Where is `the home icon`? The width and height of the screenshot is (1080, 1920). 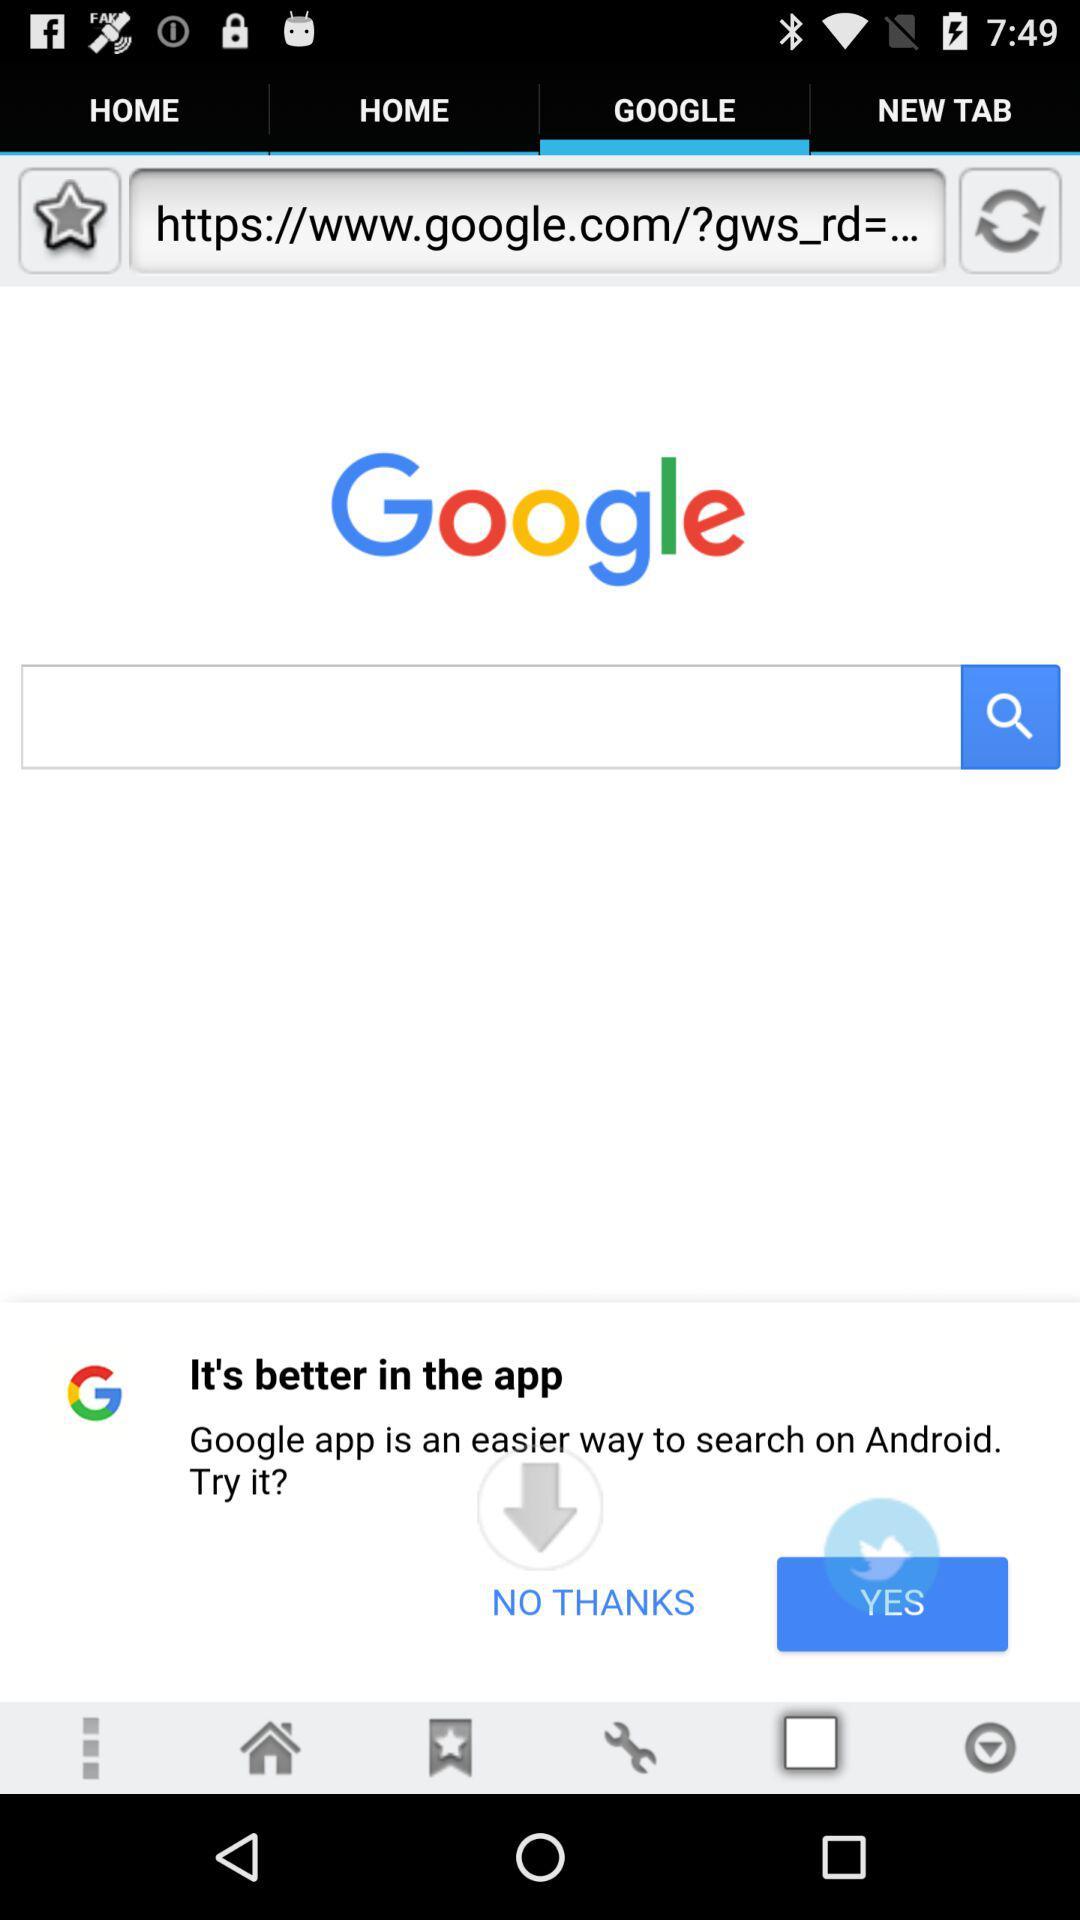 the home icon is located at coordinates (270, 1869).